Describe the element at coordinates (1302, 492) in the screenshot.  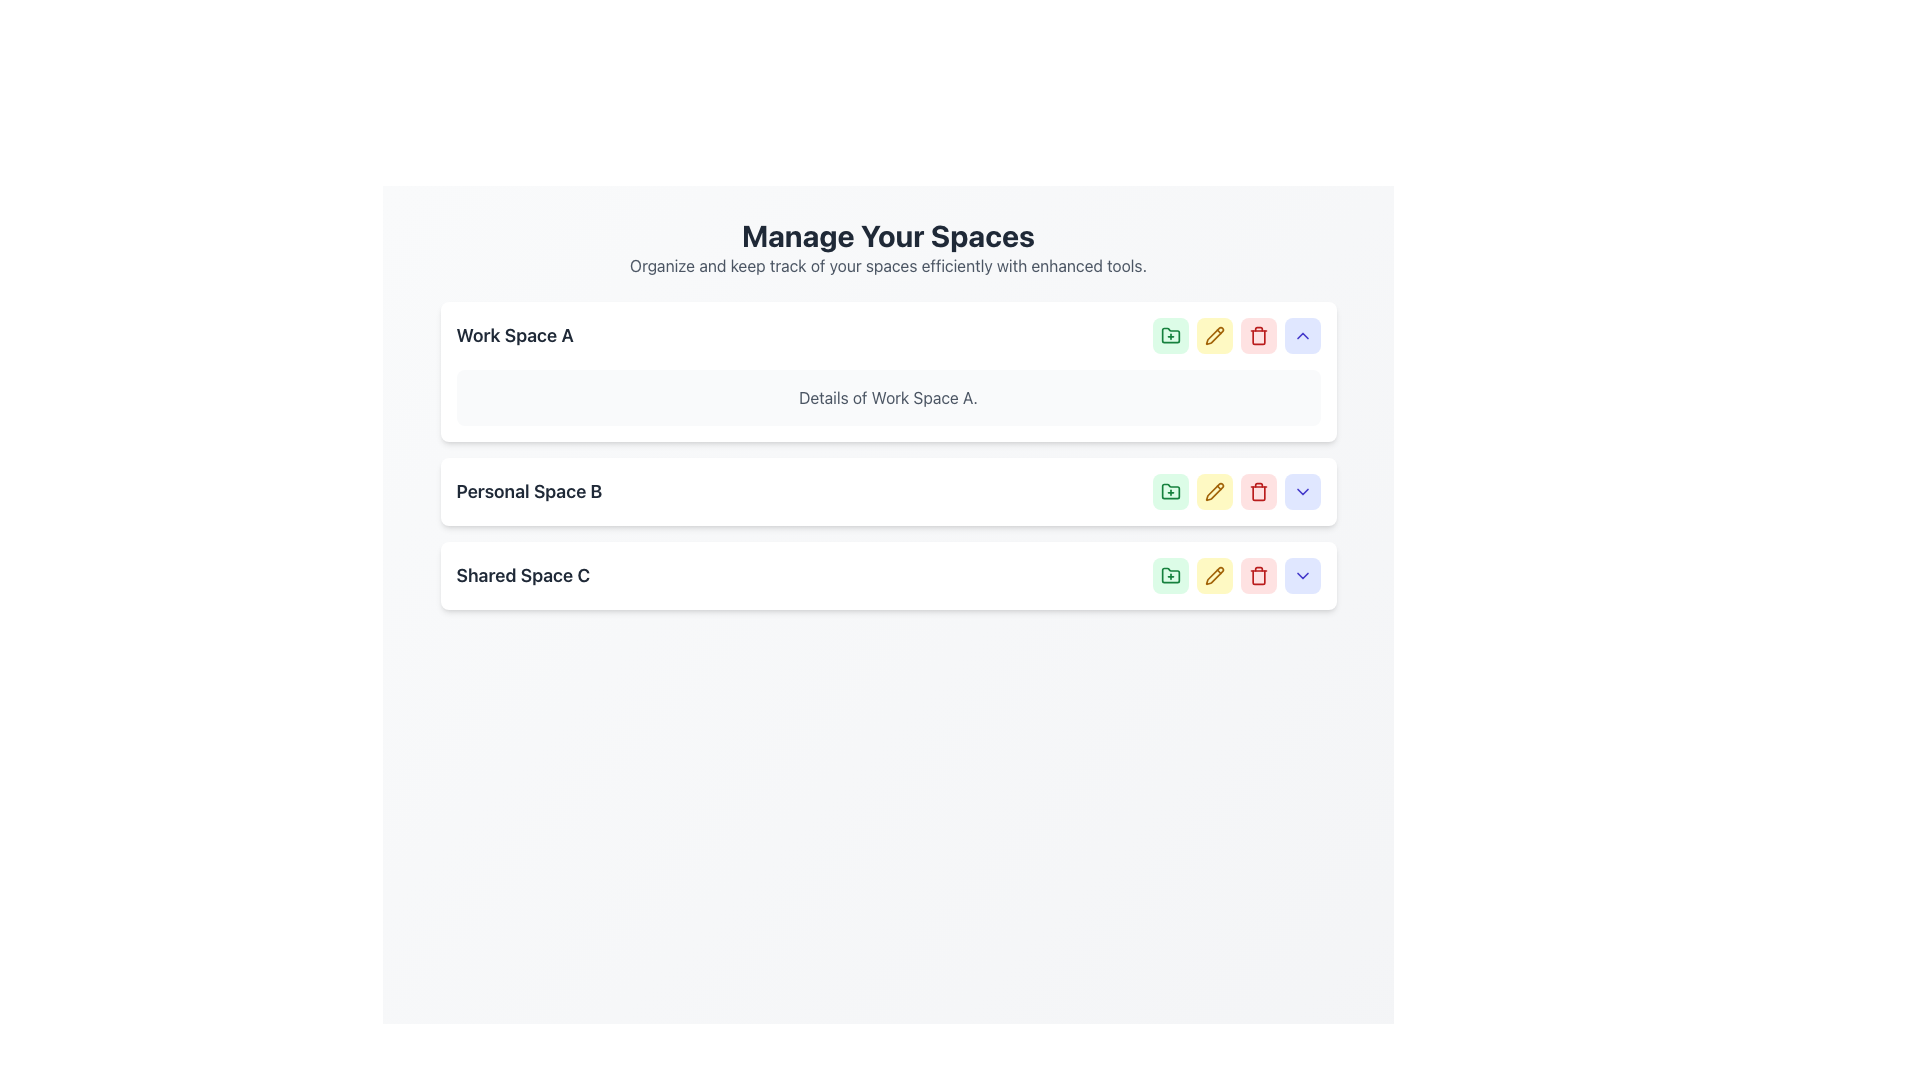
I see `the visibility toggle button for 'Personal Space B' located at the far right of the options toolbar` at that location.